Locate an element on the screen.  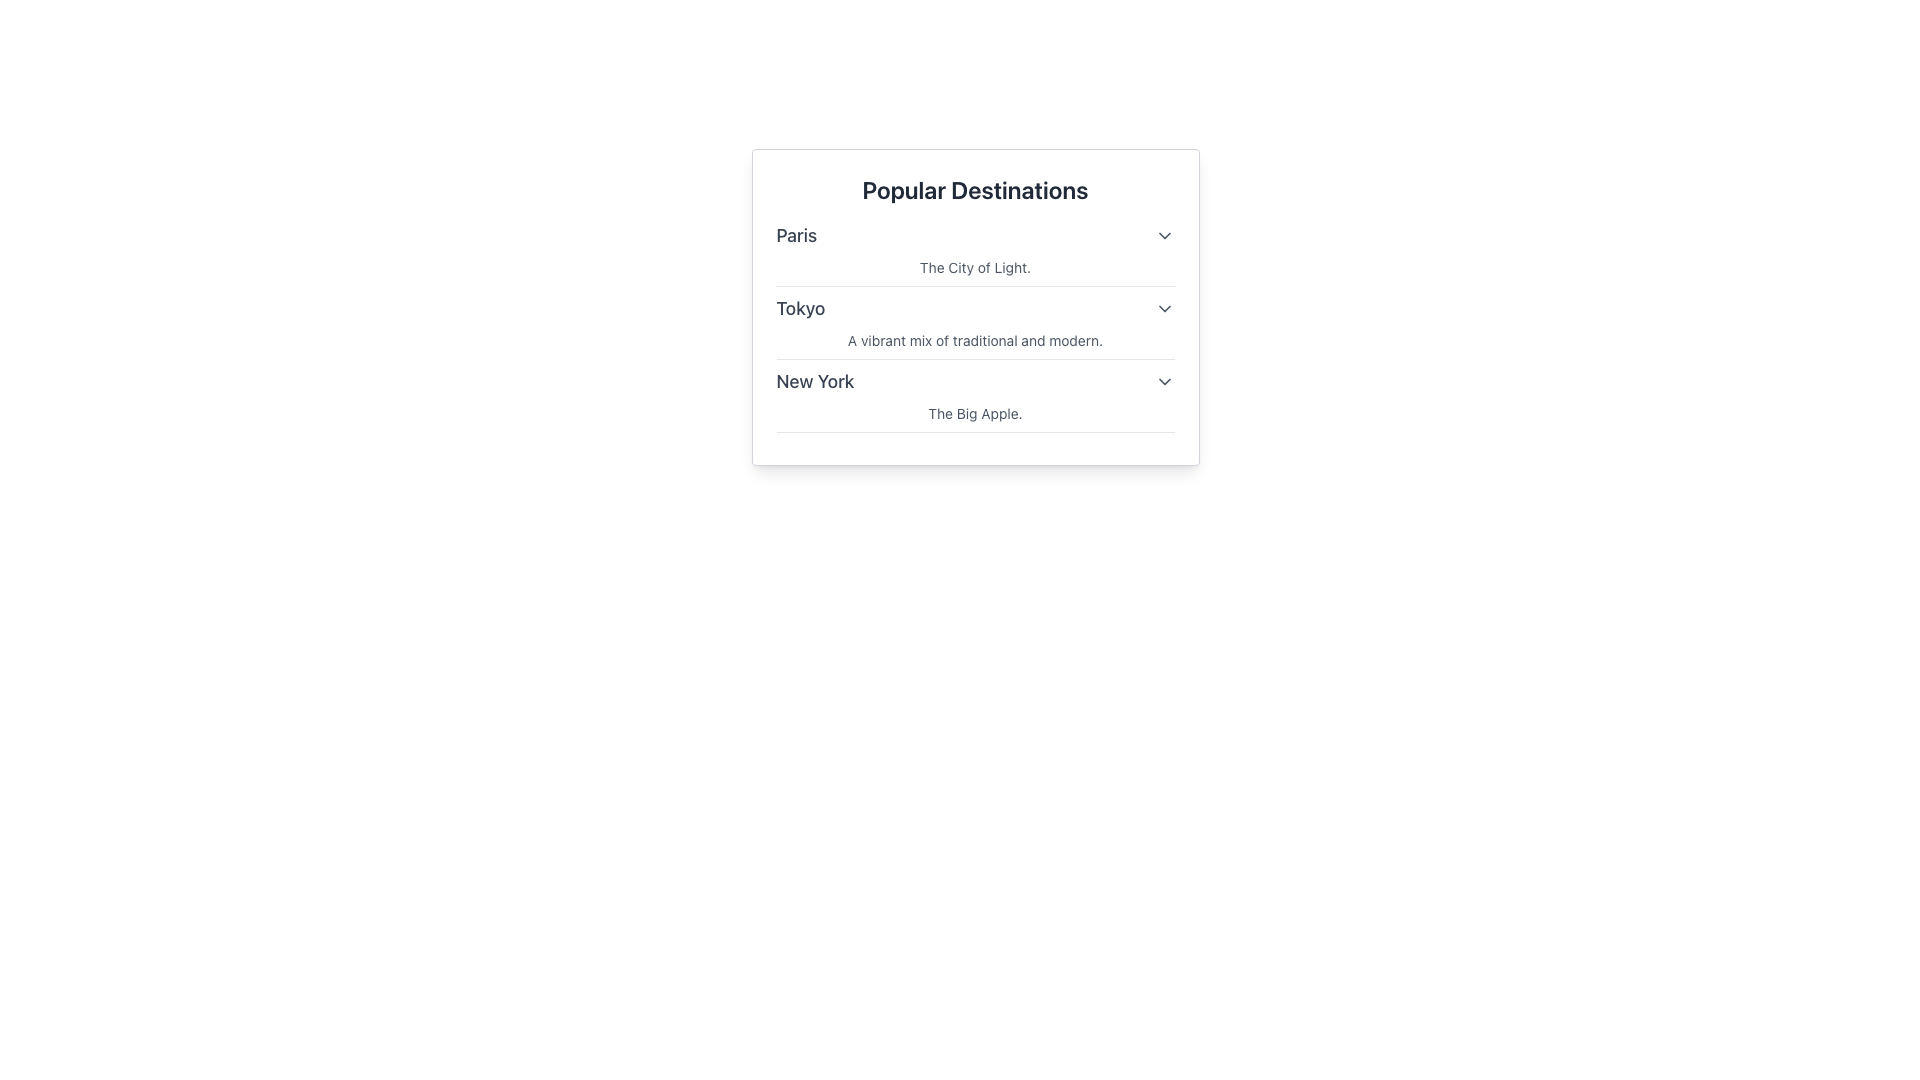
the descriptive subtitle text for the 'Paris' dropdown item, which provides additional contextual information about the destination is located at coordinates (975, 266).